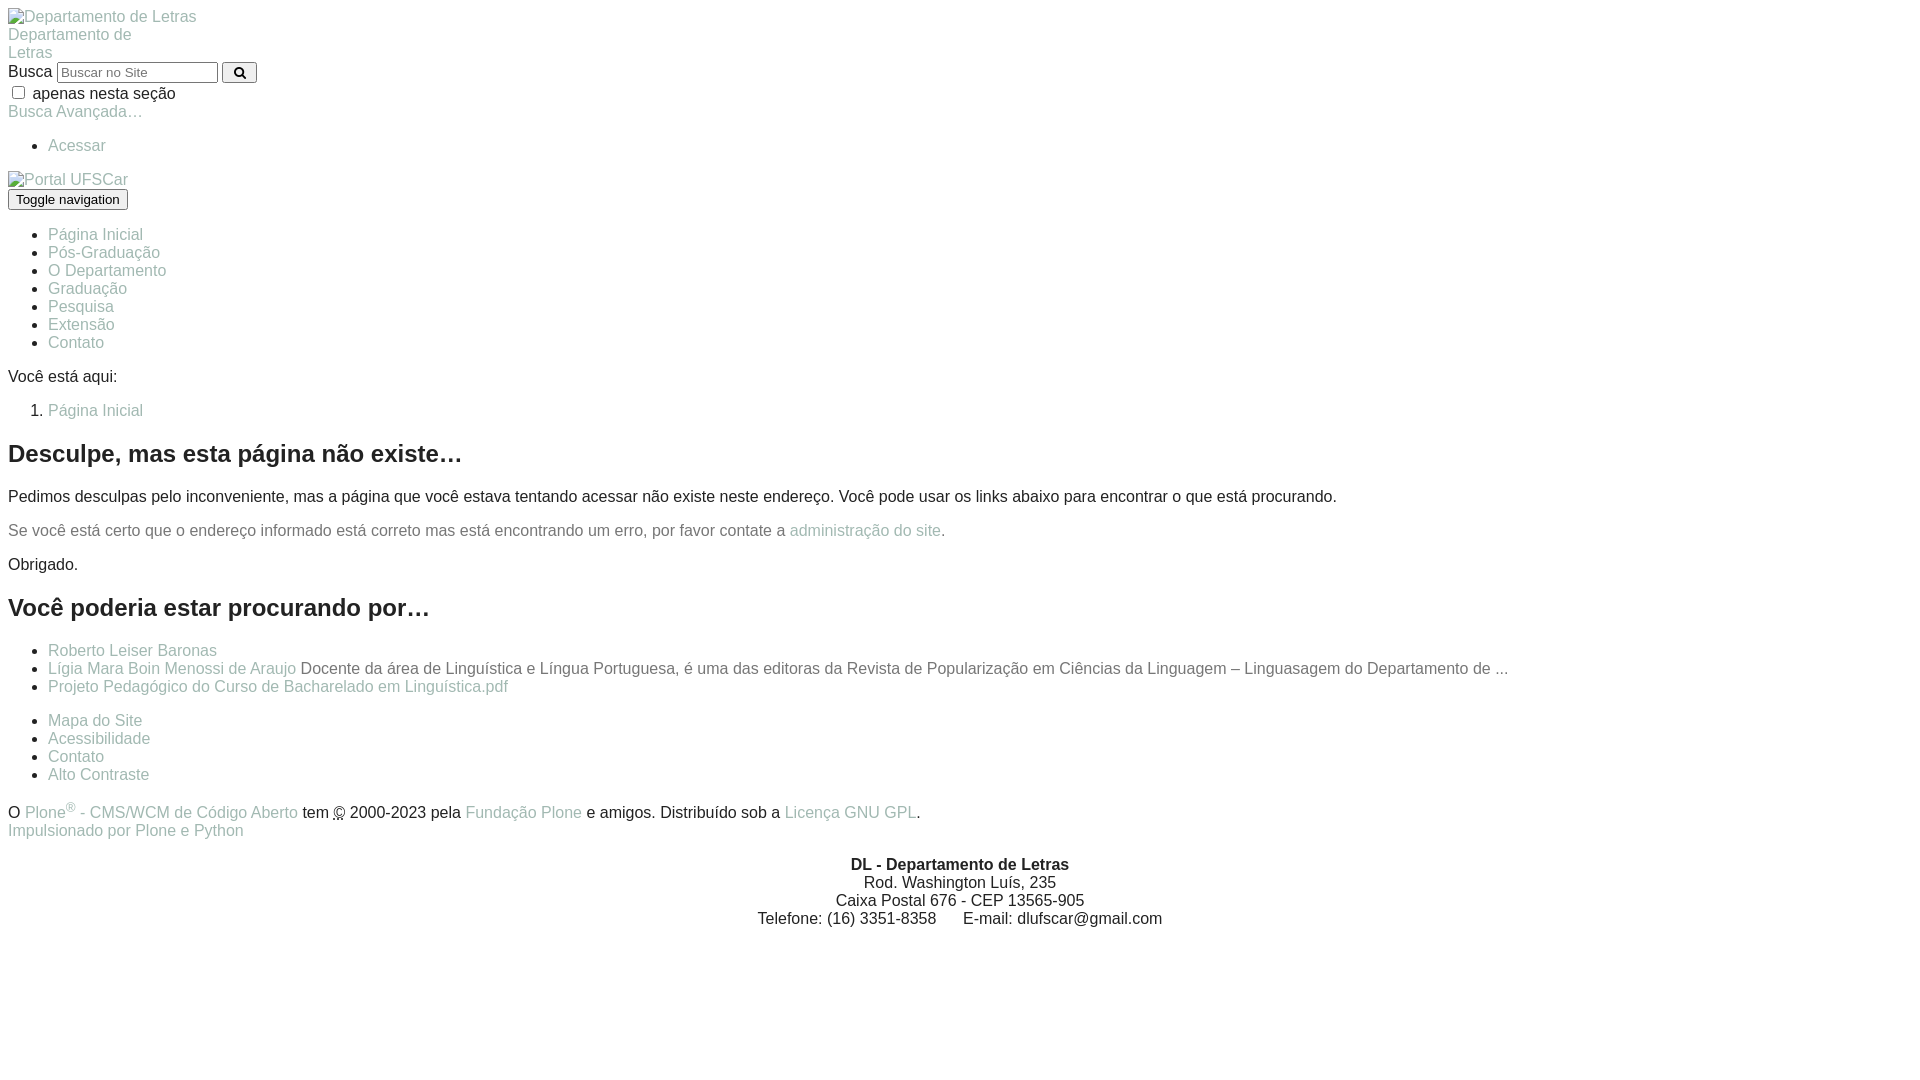  What do you see at coordinates (76, 144) in the screenshot?
I see `'Acessar'` at bounding box center [76, 144].